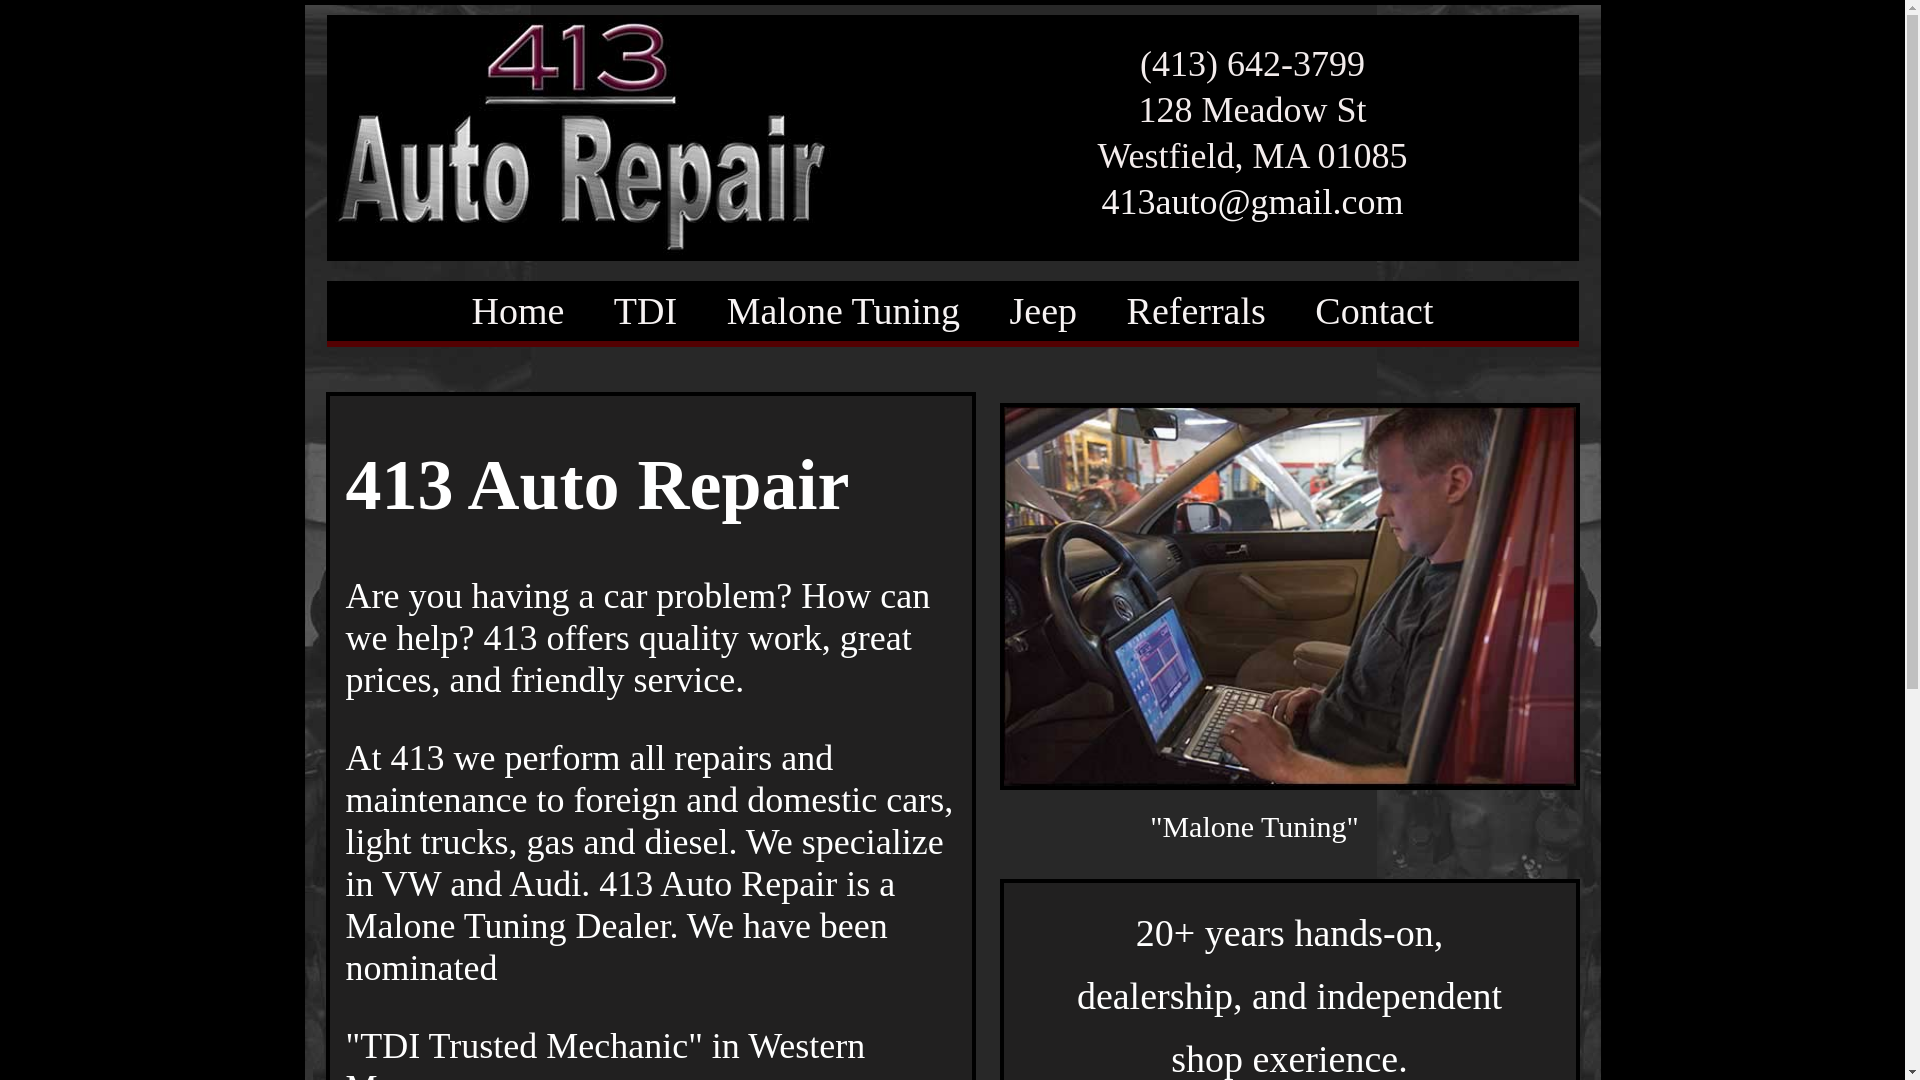 This screenshot has height=1080, width=1920. Describe the element at coordinates (1251, 201) in the screenshot. I see `'413auto@gmail.com'` at that location.